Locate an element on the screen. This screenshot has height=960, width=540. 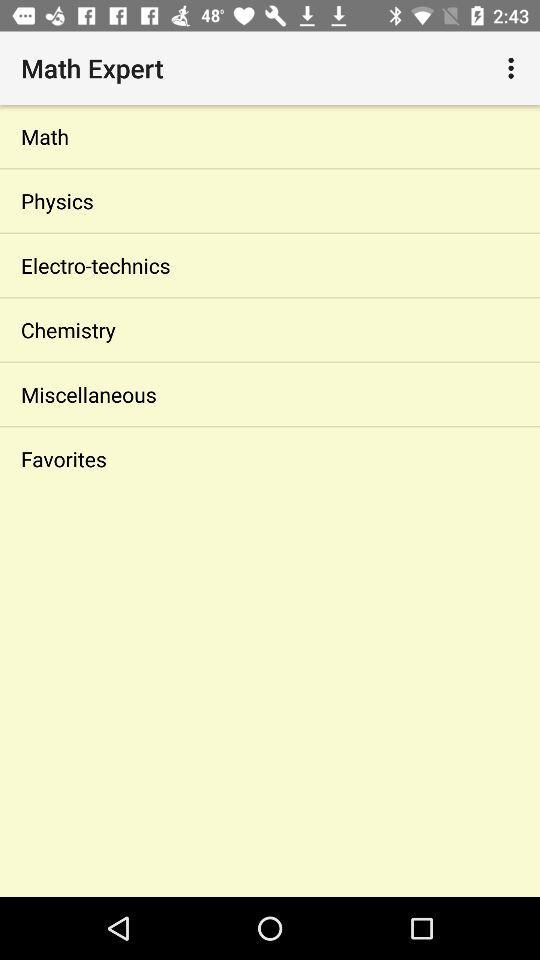
icon above favorites app is located at coordinates (270, 393).